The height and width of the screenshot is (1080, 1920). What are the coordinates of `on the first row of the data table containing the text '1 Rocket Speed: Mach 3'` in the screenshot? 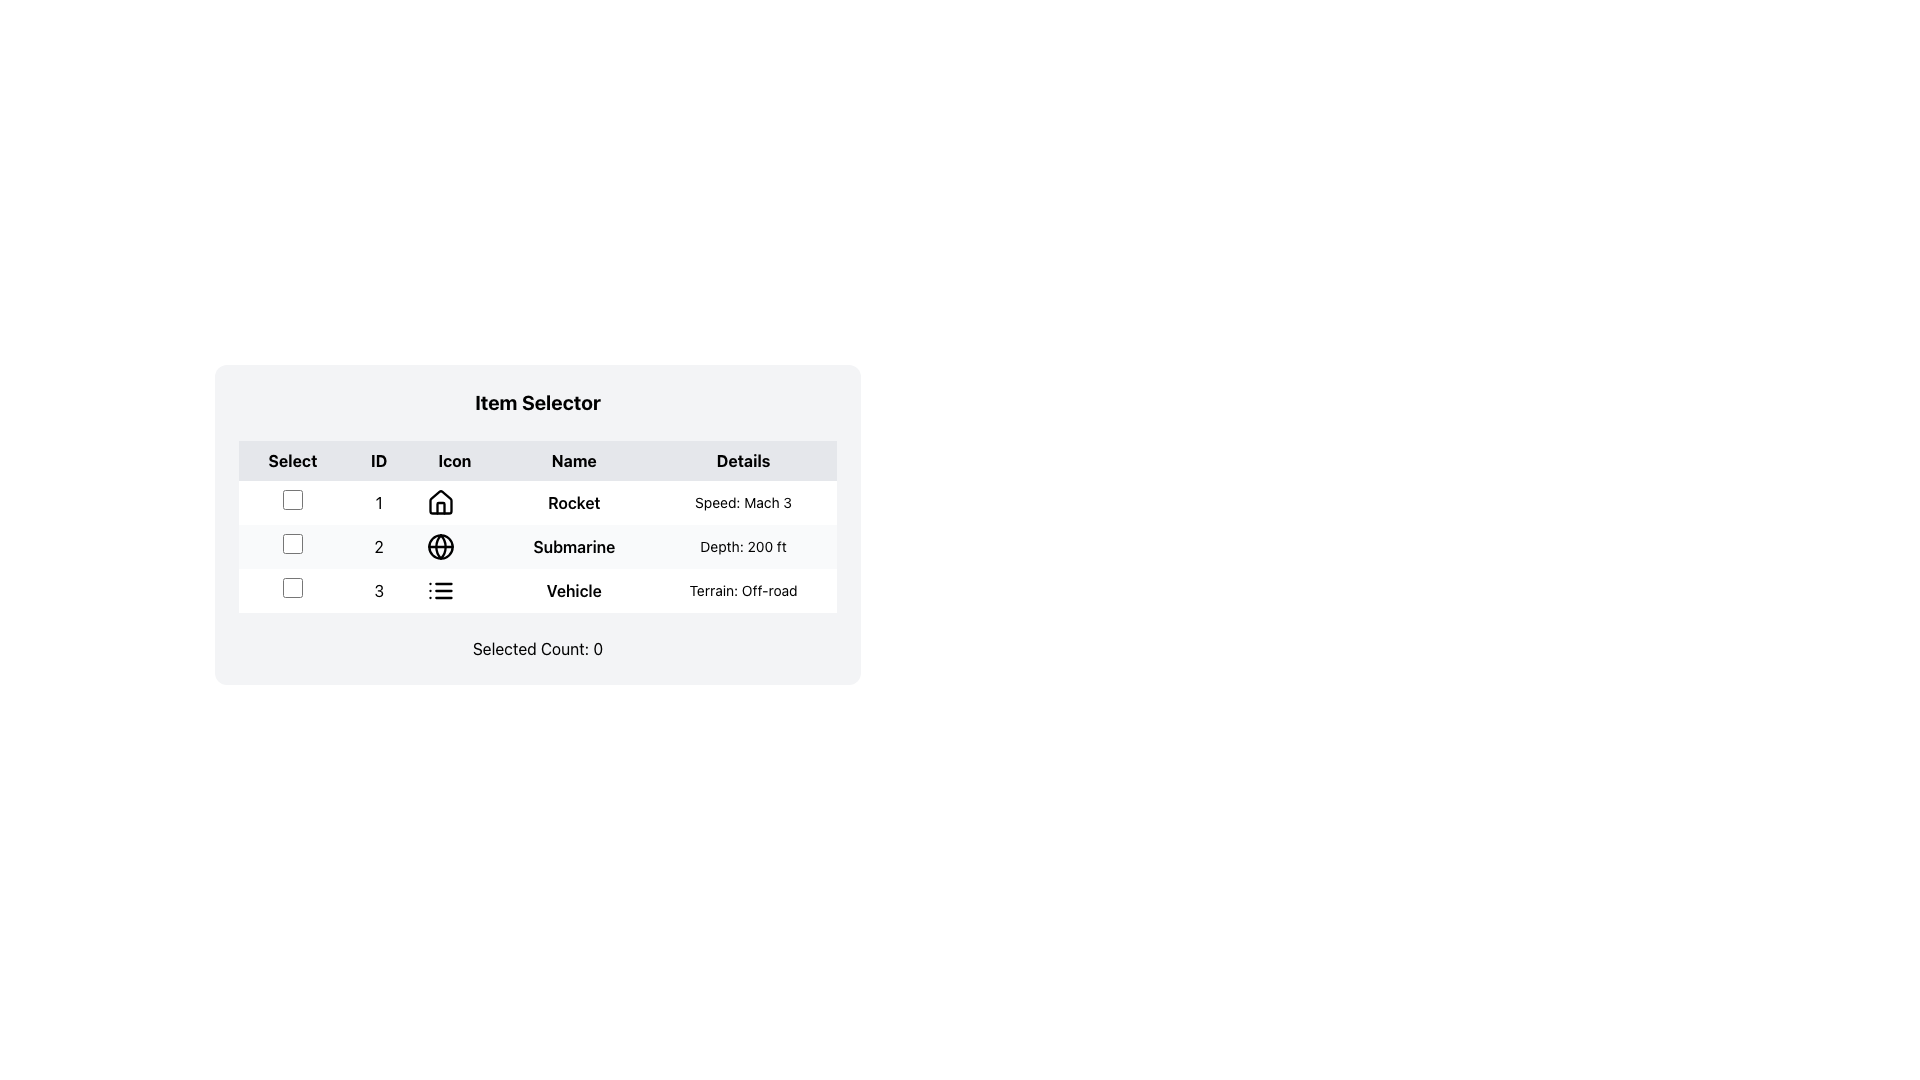 It's located at (537, 501).